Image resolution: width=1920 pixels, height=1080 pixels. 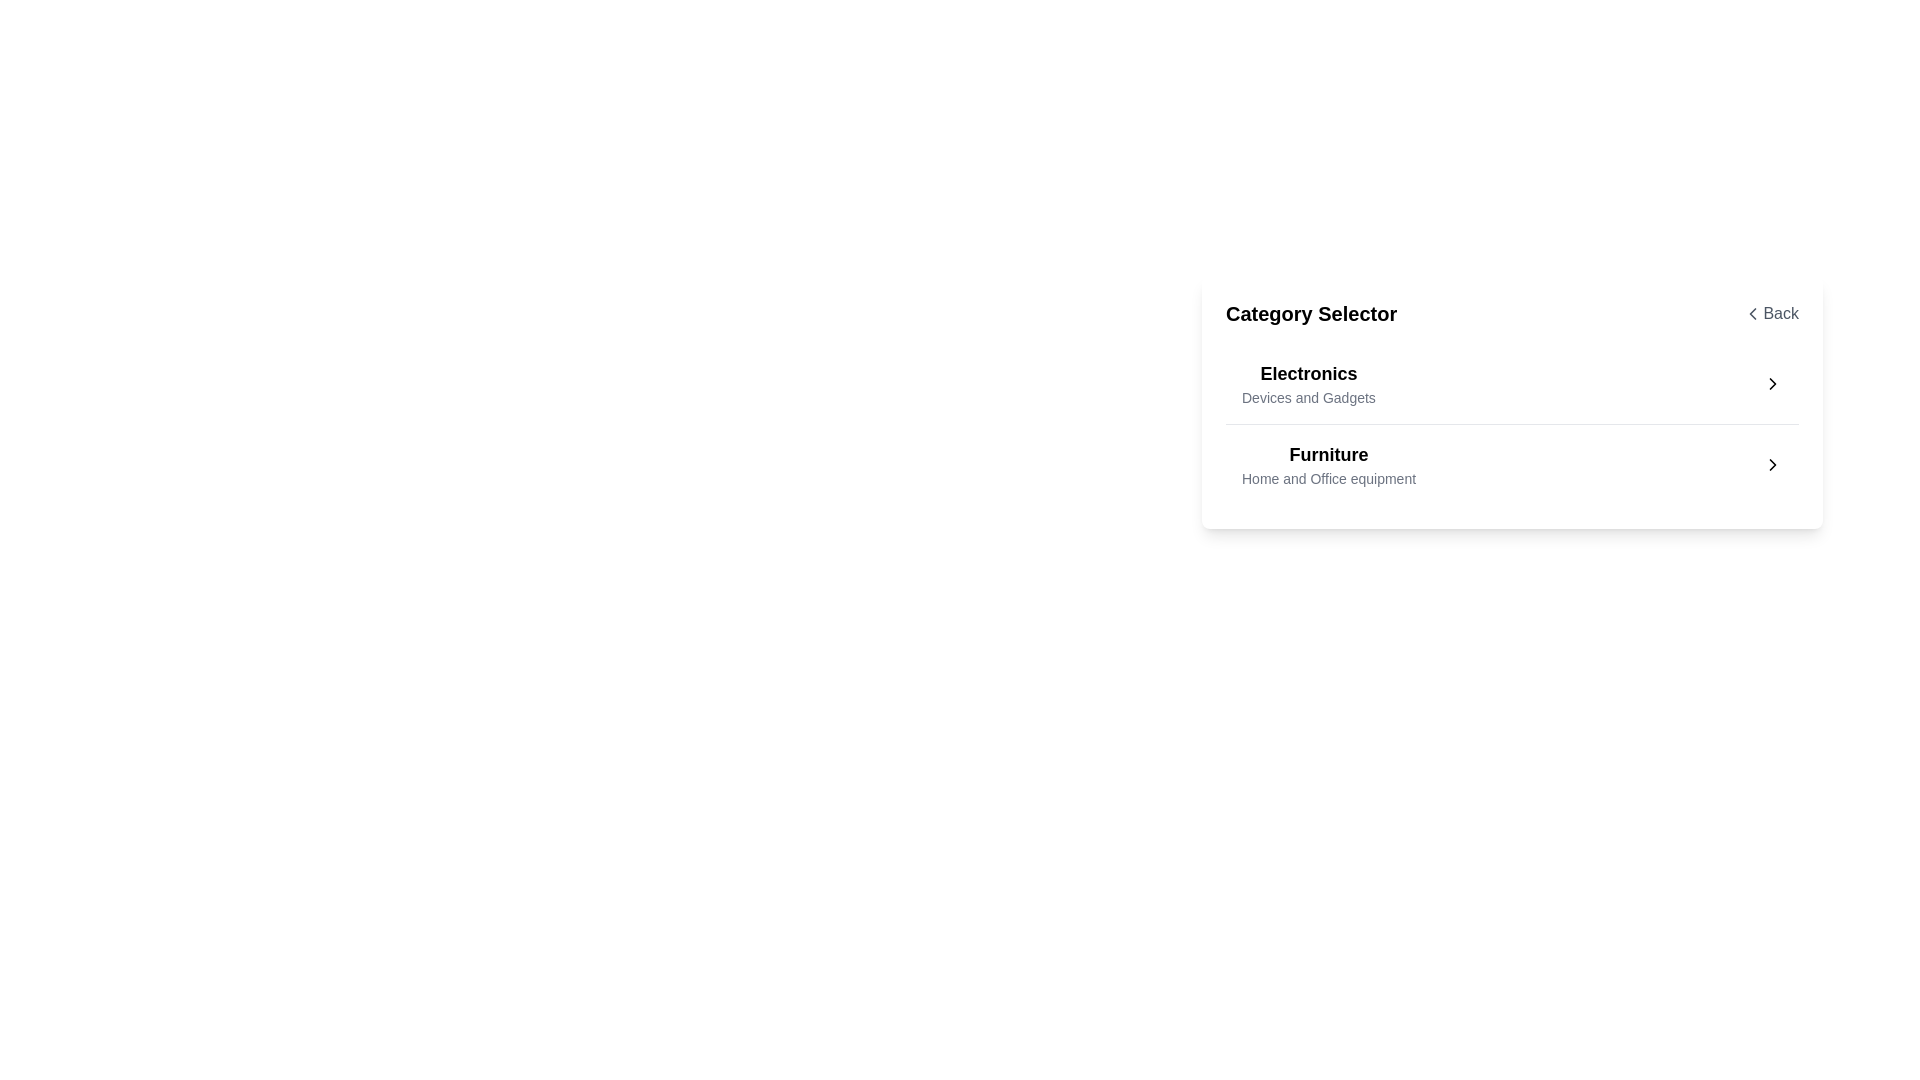 I want to click on the small gray text block reading 'Home and Office equipment' that is located directly below the bold title 'Furniture', so click(x=1329, y=478).